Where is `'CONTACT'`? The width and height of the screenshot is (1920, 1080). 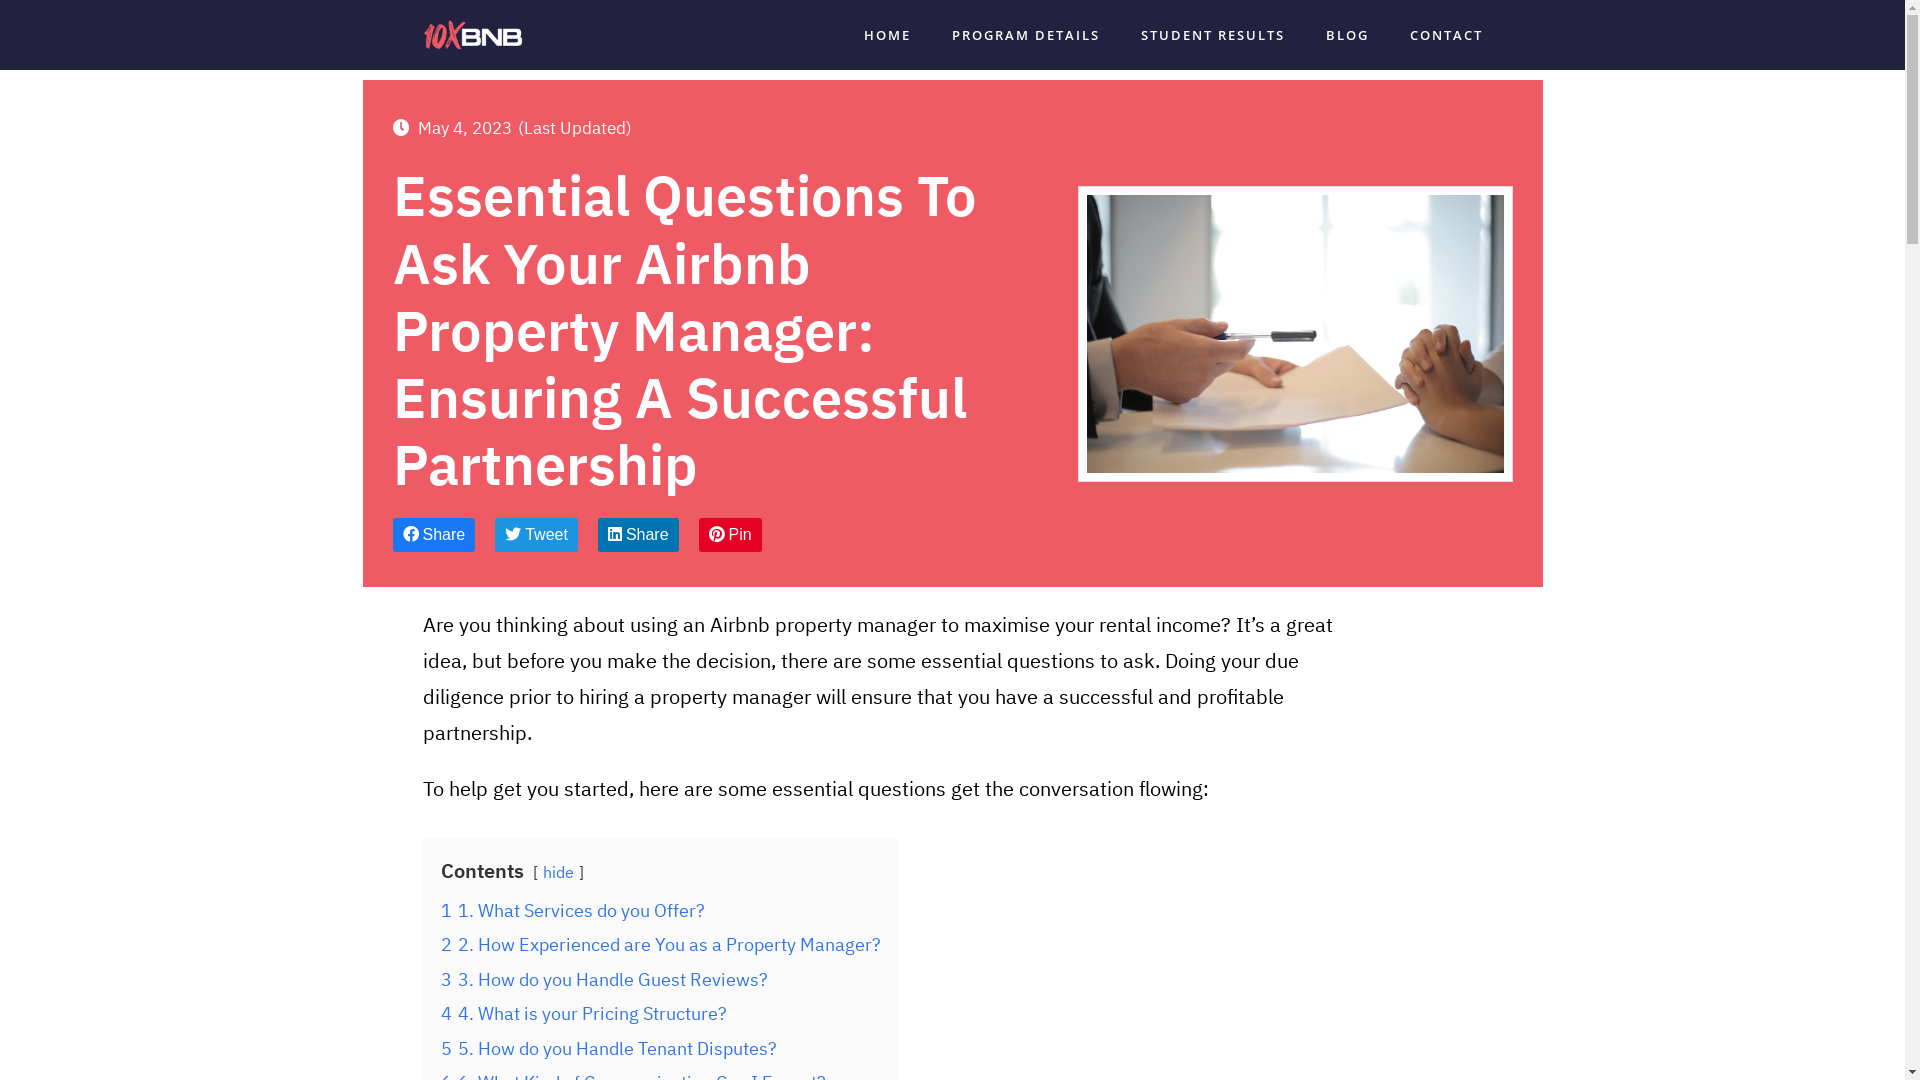
'CONTACT' is located at coordinates (1409, 34).